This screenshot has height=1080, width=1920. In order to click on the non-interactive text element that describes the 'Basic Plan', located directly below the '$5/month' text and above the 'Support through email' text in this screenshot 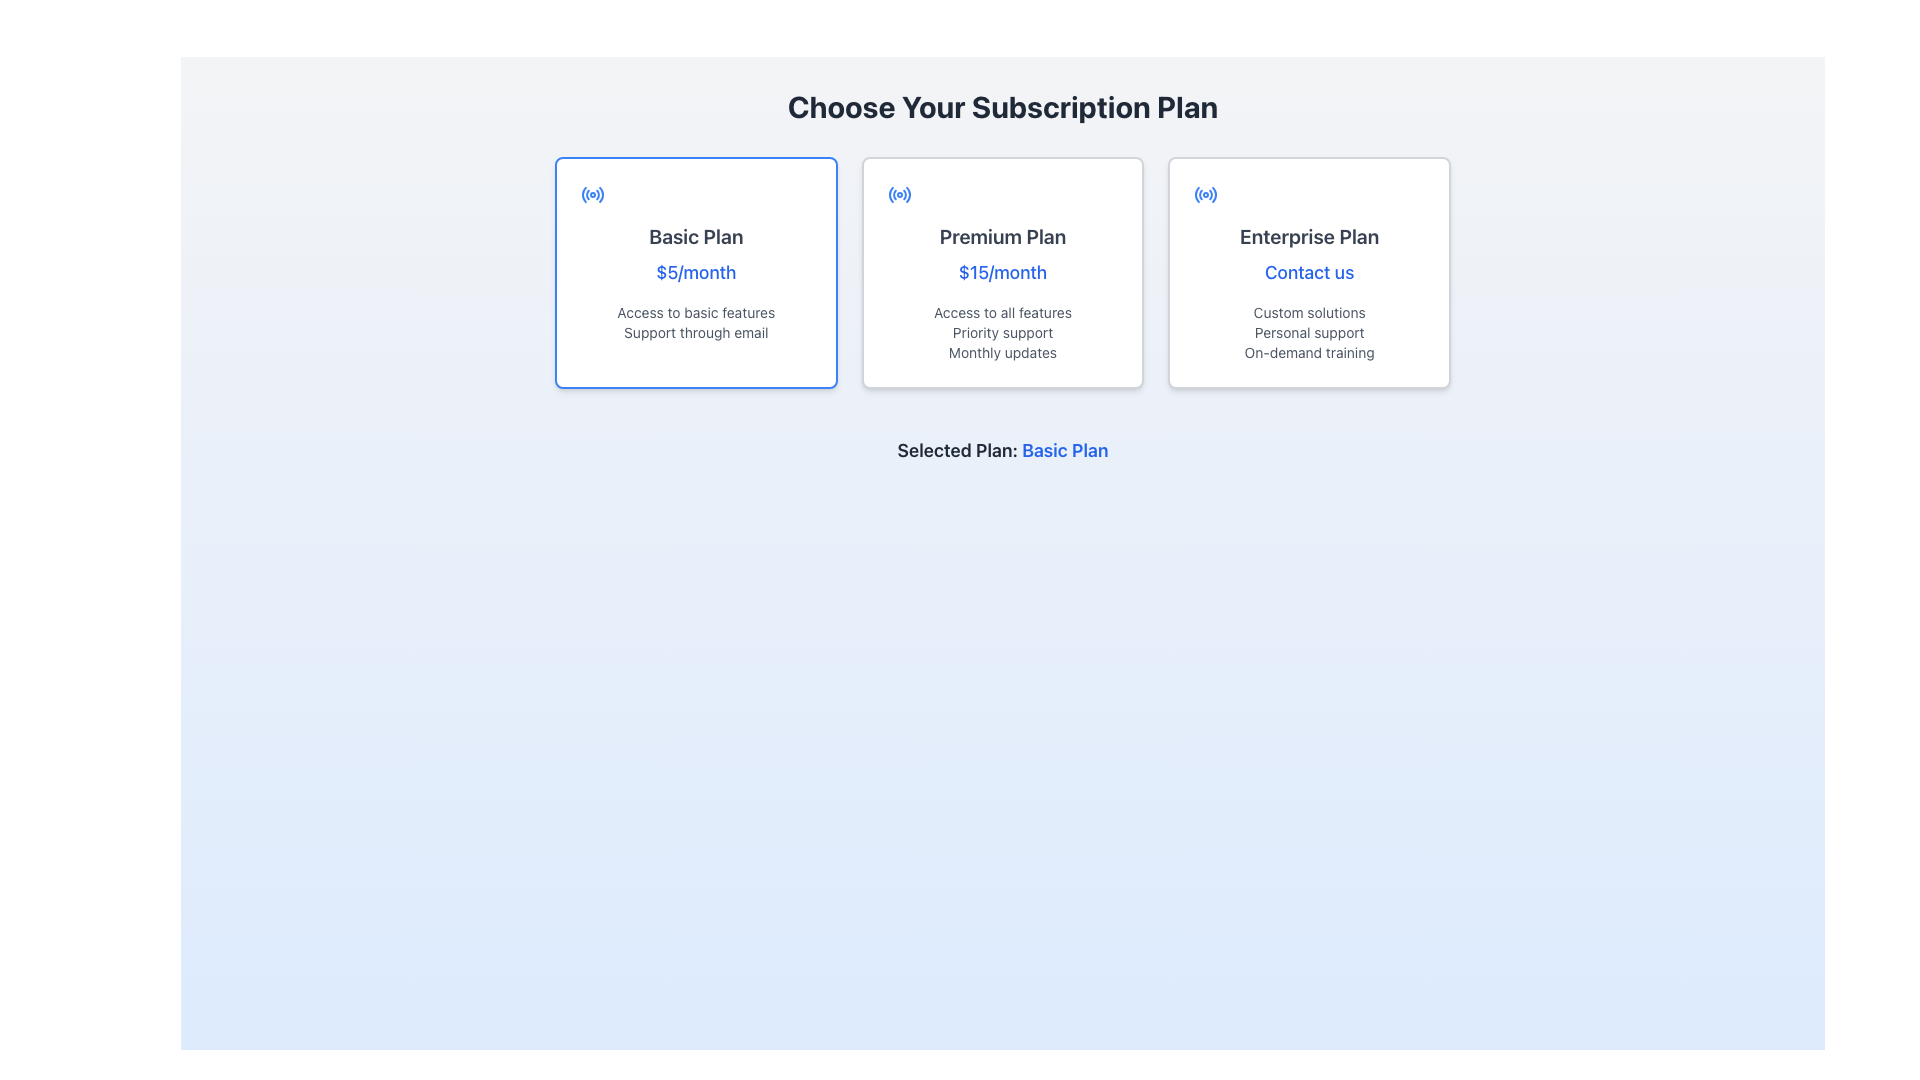, I will do `click(696, 312)`.